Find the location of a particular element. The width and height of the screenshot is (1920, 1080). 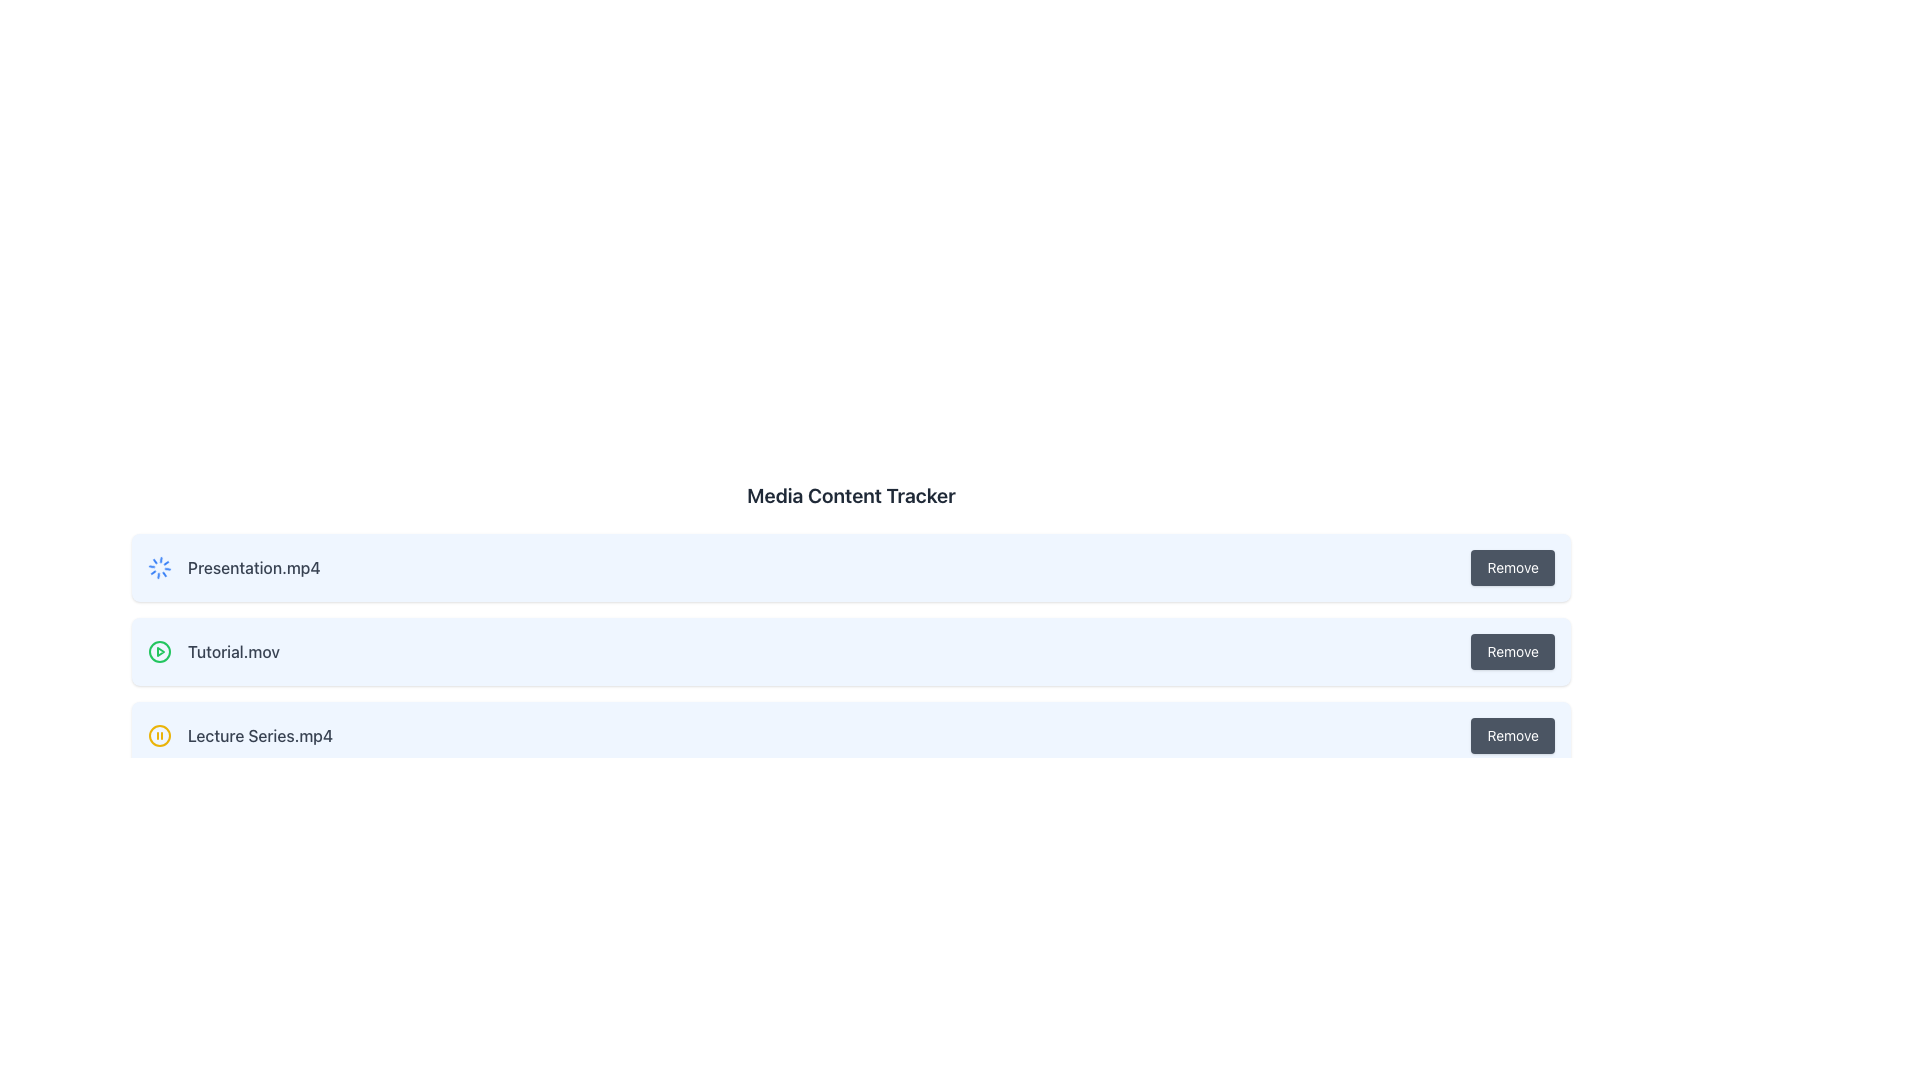

the 'Remove' button with a dark gray background and white text, located in the row titled 'Lecture Series.mp4' as the rightmost component of the third entry in the list, to initiate the remove action is located at coordinates (1513, 736).